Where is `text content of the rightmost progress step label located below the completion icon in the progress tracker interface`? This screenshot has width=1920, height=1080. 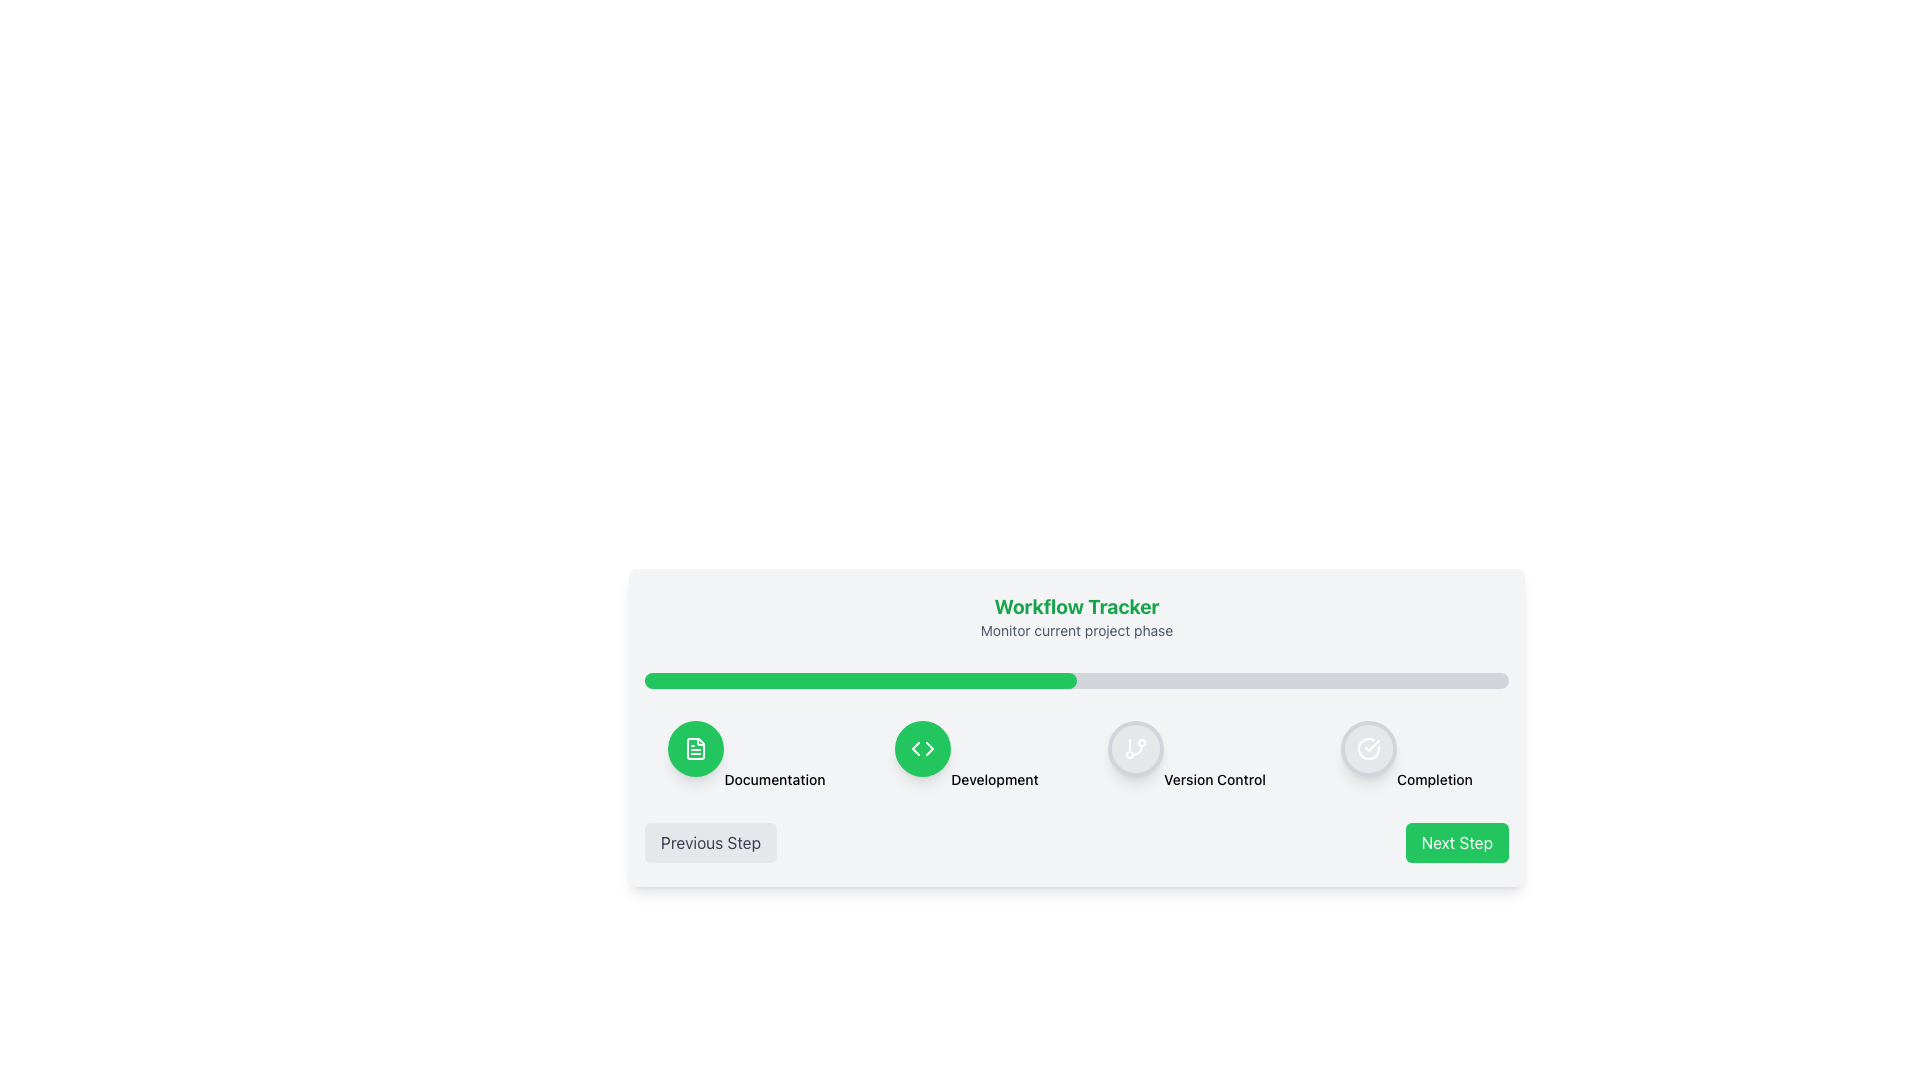 text content of the rightmost progress step label located below the completion icon in the progress tracker interface is located at coordinates (1434, 778).